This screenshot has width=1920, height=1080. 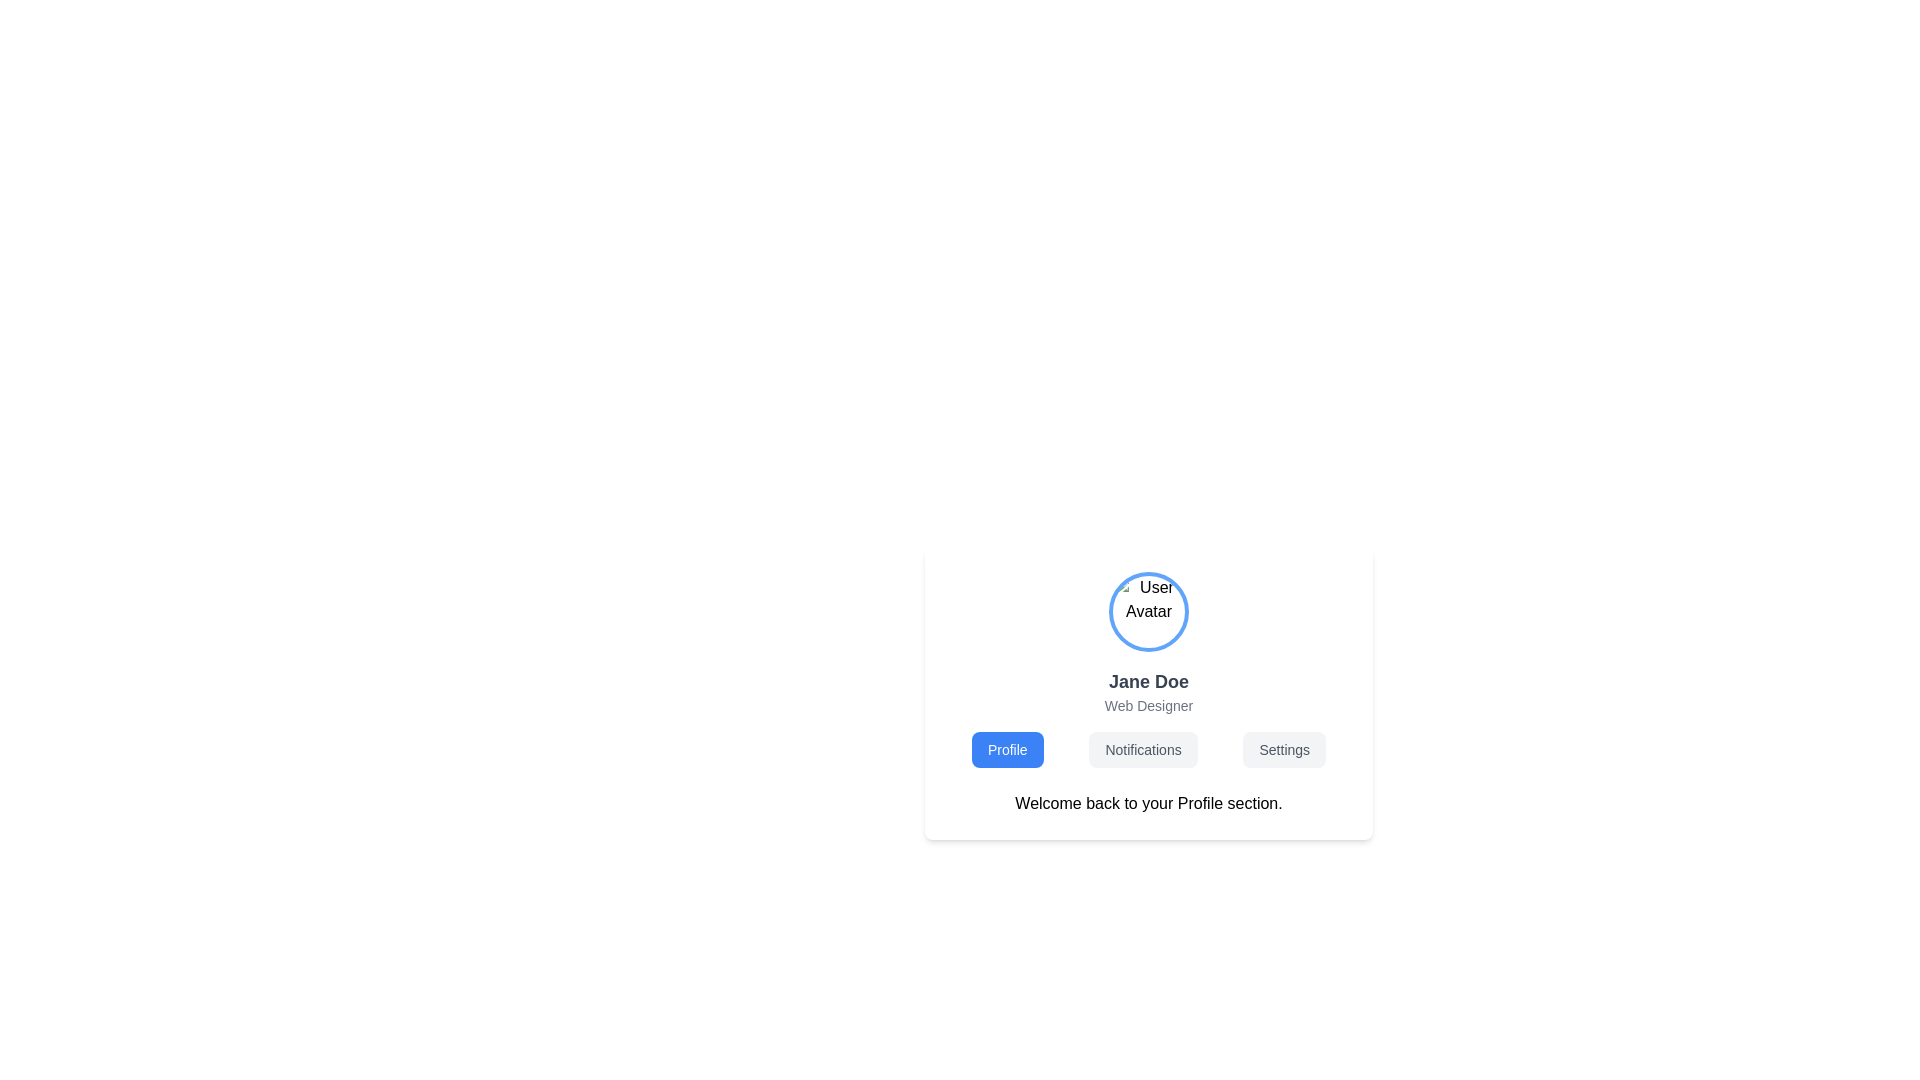 I want to click on the user avatar located at the top of the profile card, which represents the profile picture for user Jane Doe, so click(x=1148, y=611).